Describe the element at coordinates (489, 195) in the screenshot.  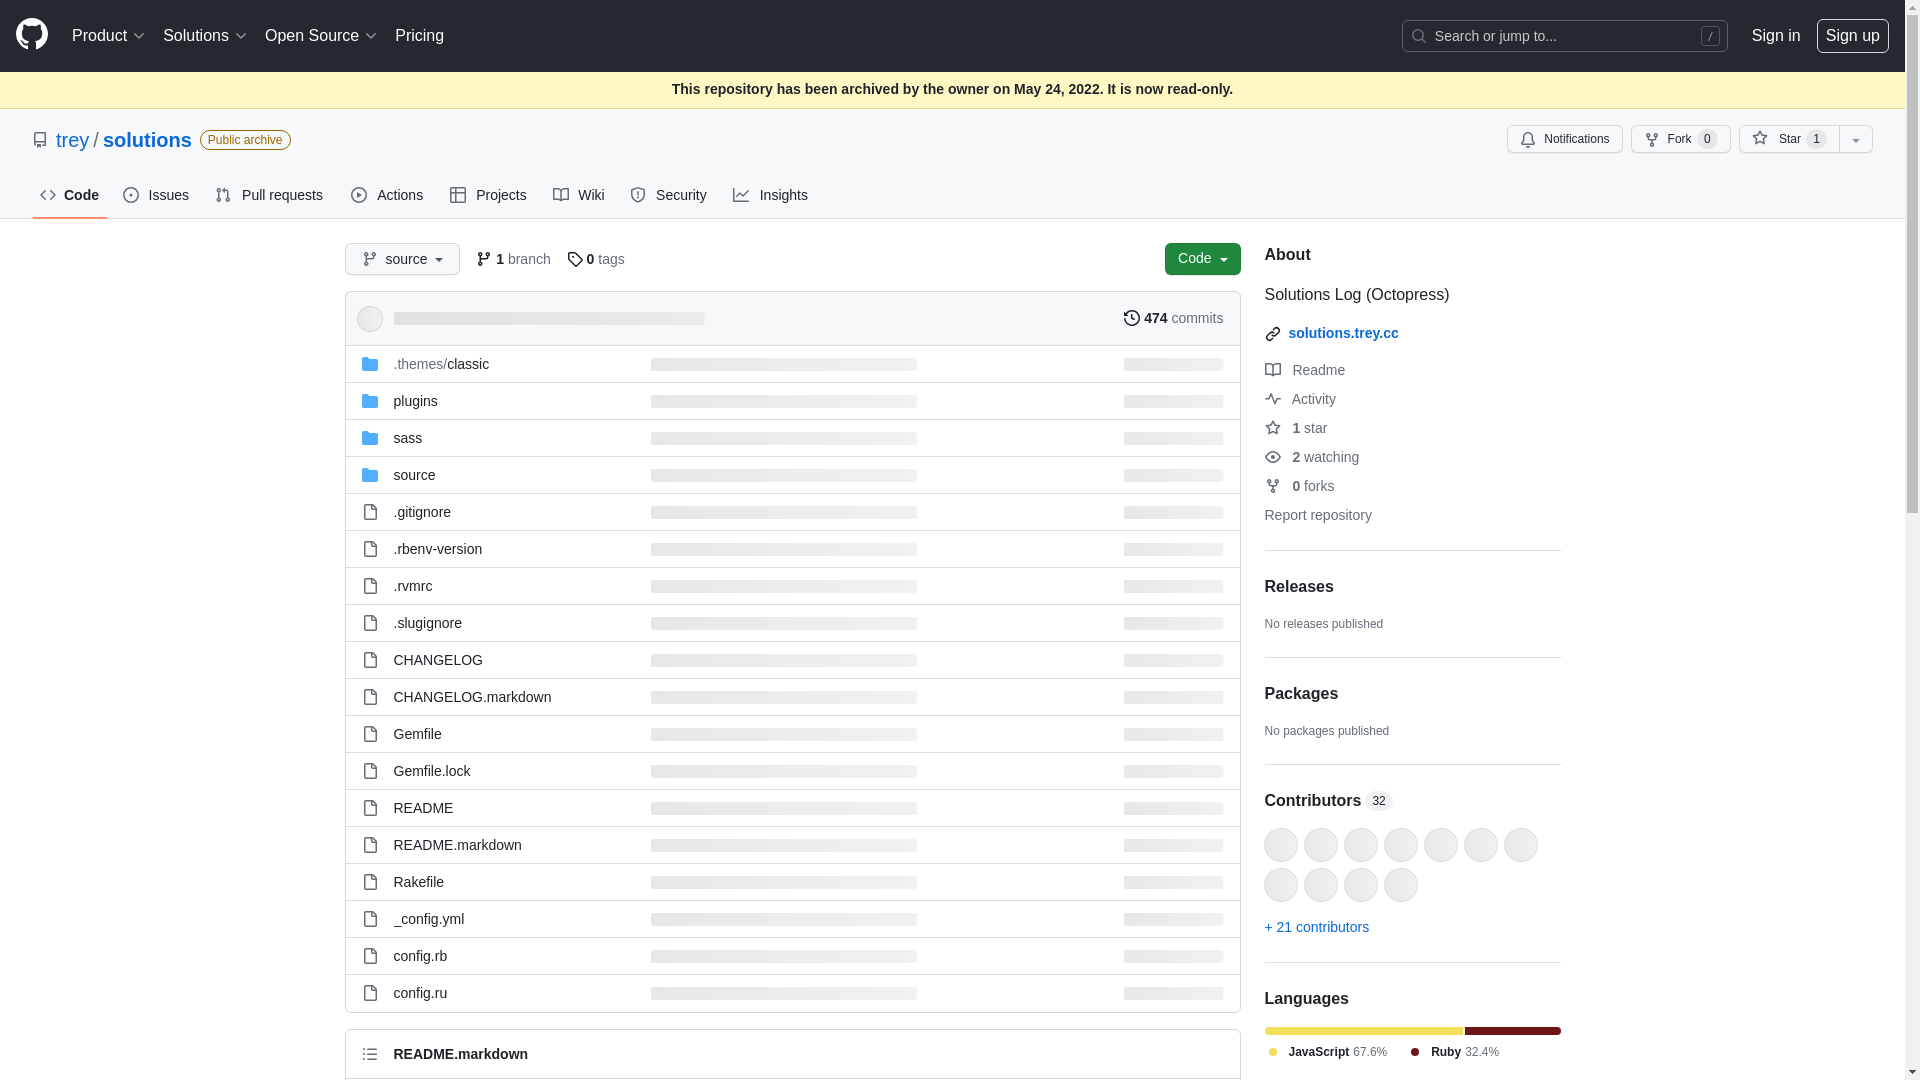
I see `'Projects'` at that location.